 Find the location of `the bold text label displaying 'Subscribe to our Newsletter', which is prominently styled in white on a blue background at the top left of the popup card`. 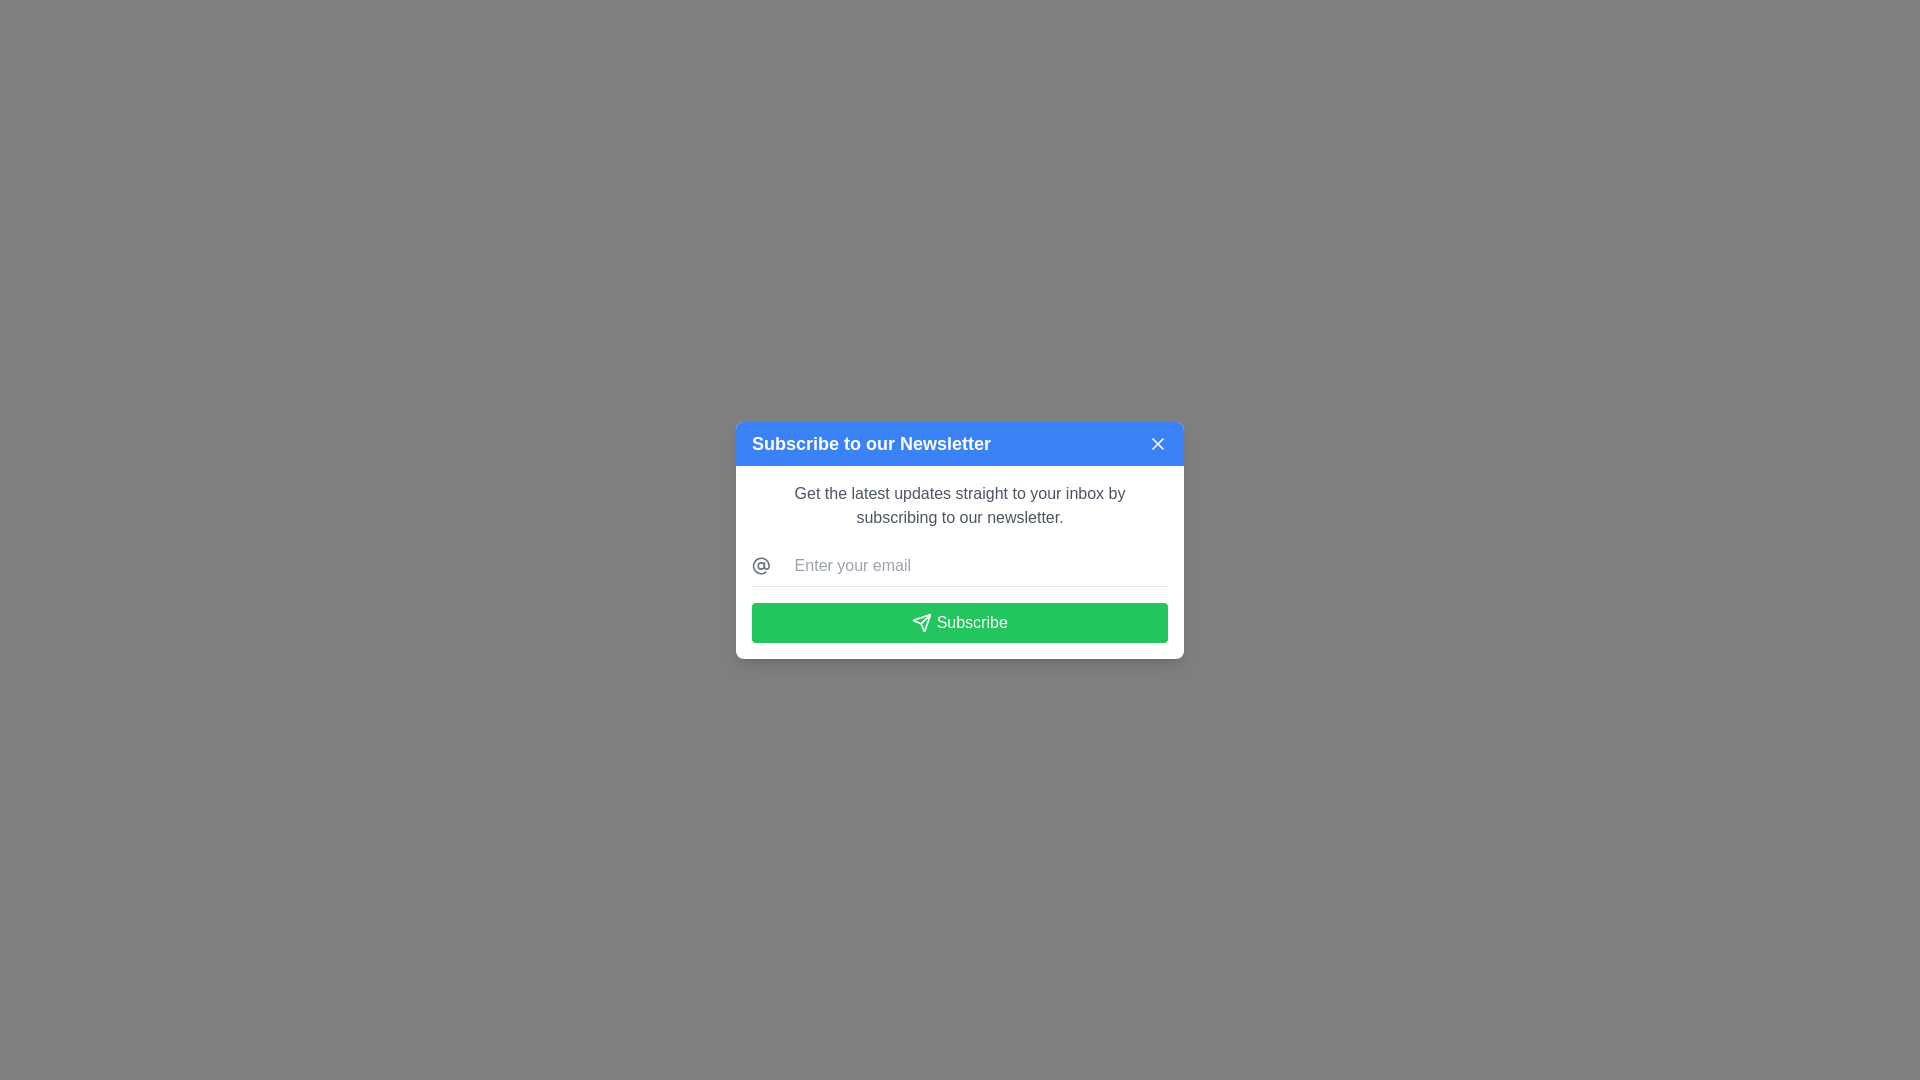

the bold text label displaying 'Subscribe to our Newsletter', which is prominently styled in white on a blue background at the top left of the popup card is located at coordinates (871, 442).